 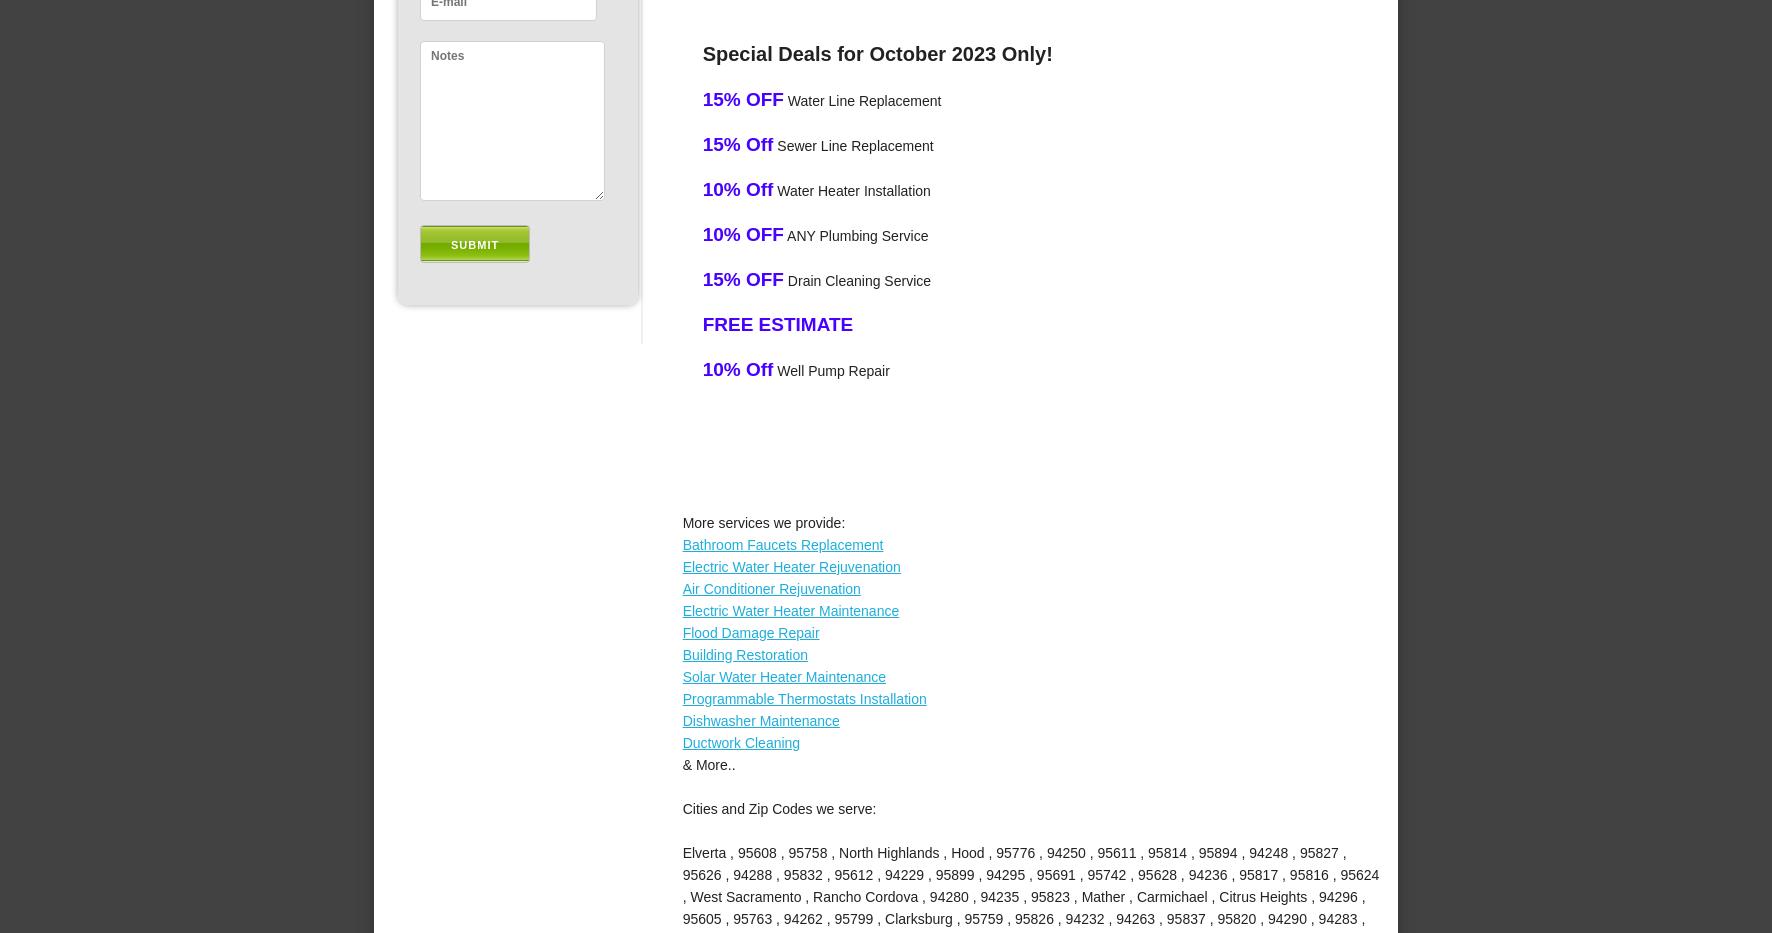 I want to click on 'Well Pump Repair', so click(x=831, y=370).